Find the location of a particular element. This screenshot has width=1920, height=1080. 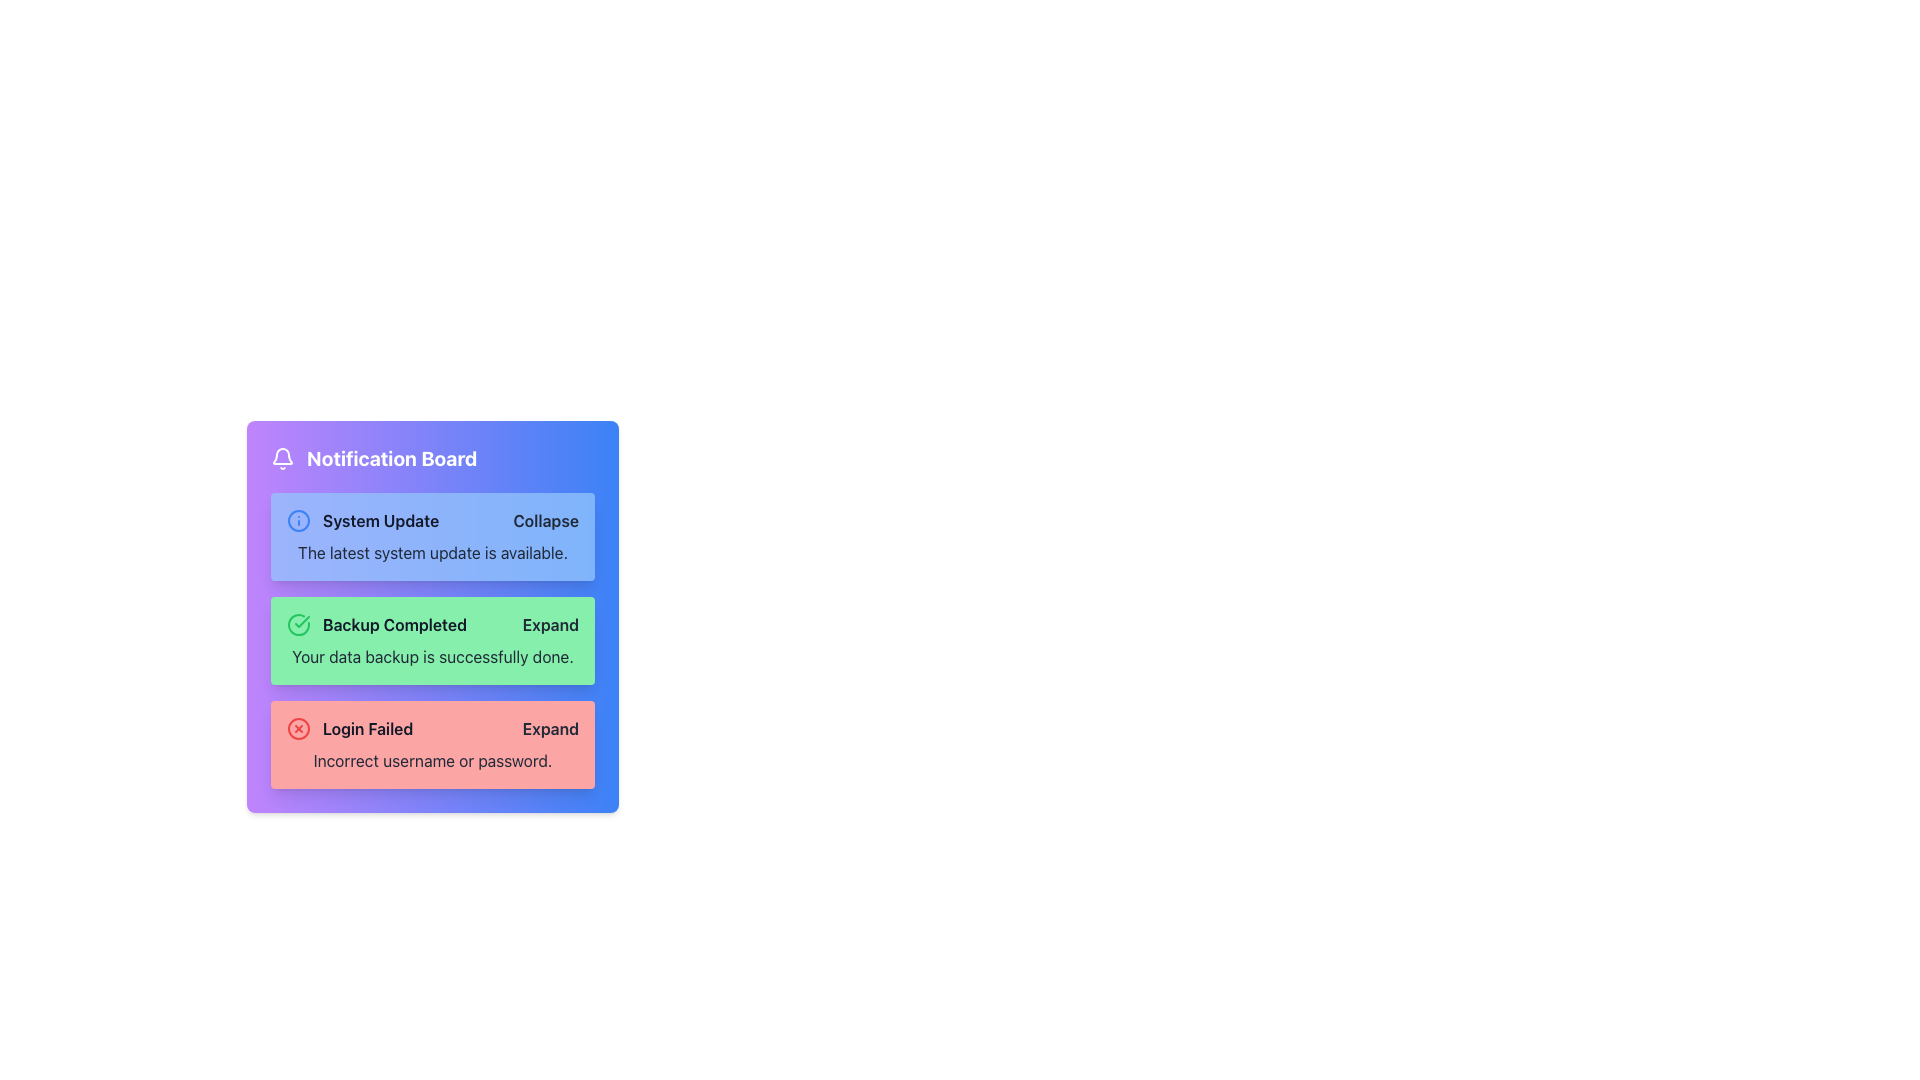

the error icon located in the 'Login Failed' notification box is located at coordinates (297, 729).